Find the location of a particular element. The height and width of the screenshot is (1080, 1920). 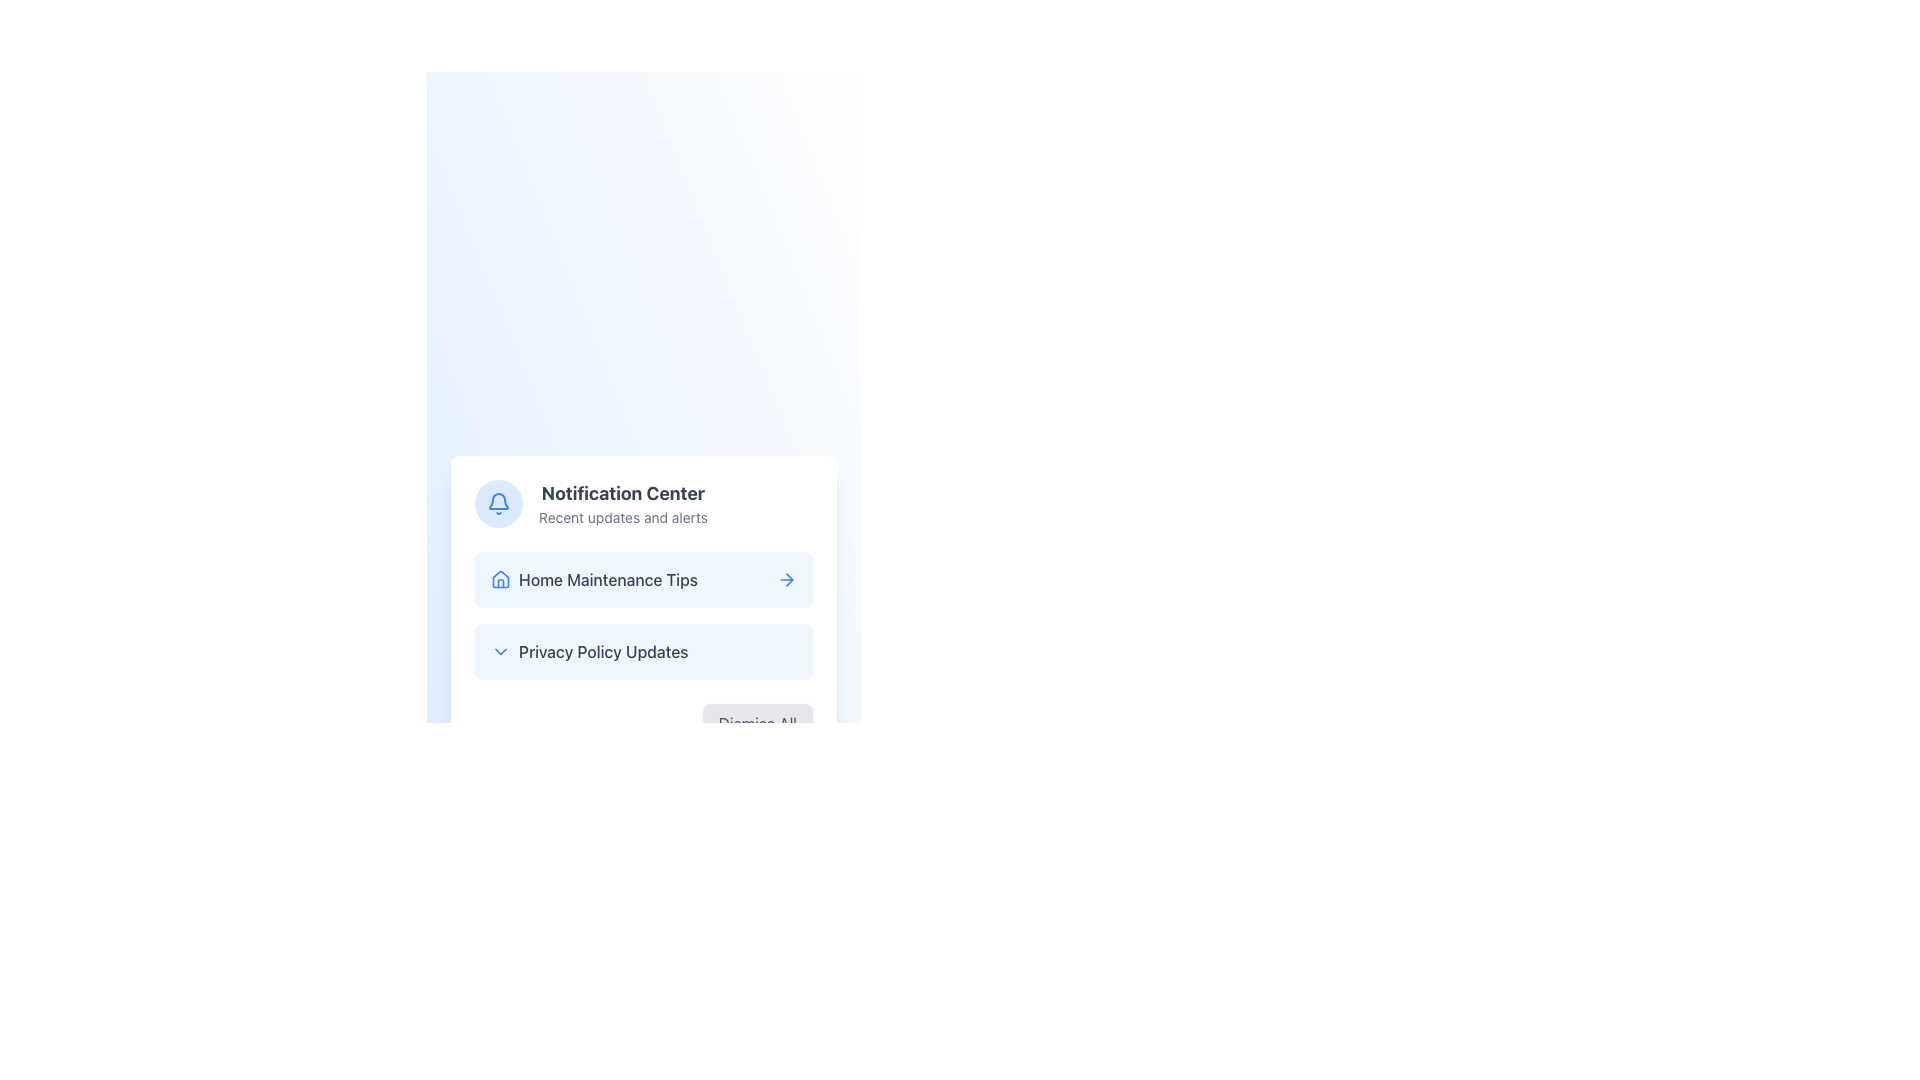

the 'Home Maintenance Tips' button is located at coordinates (643, 579).